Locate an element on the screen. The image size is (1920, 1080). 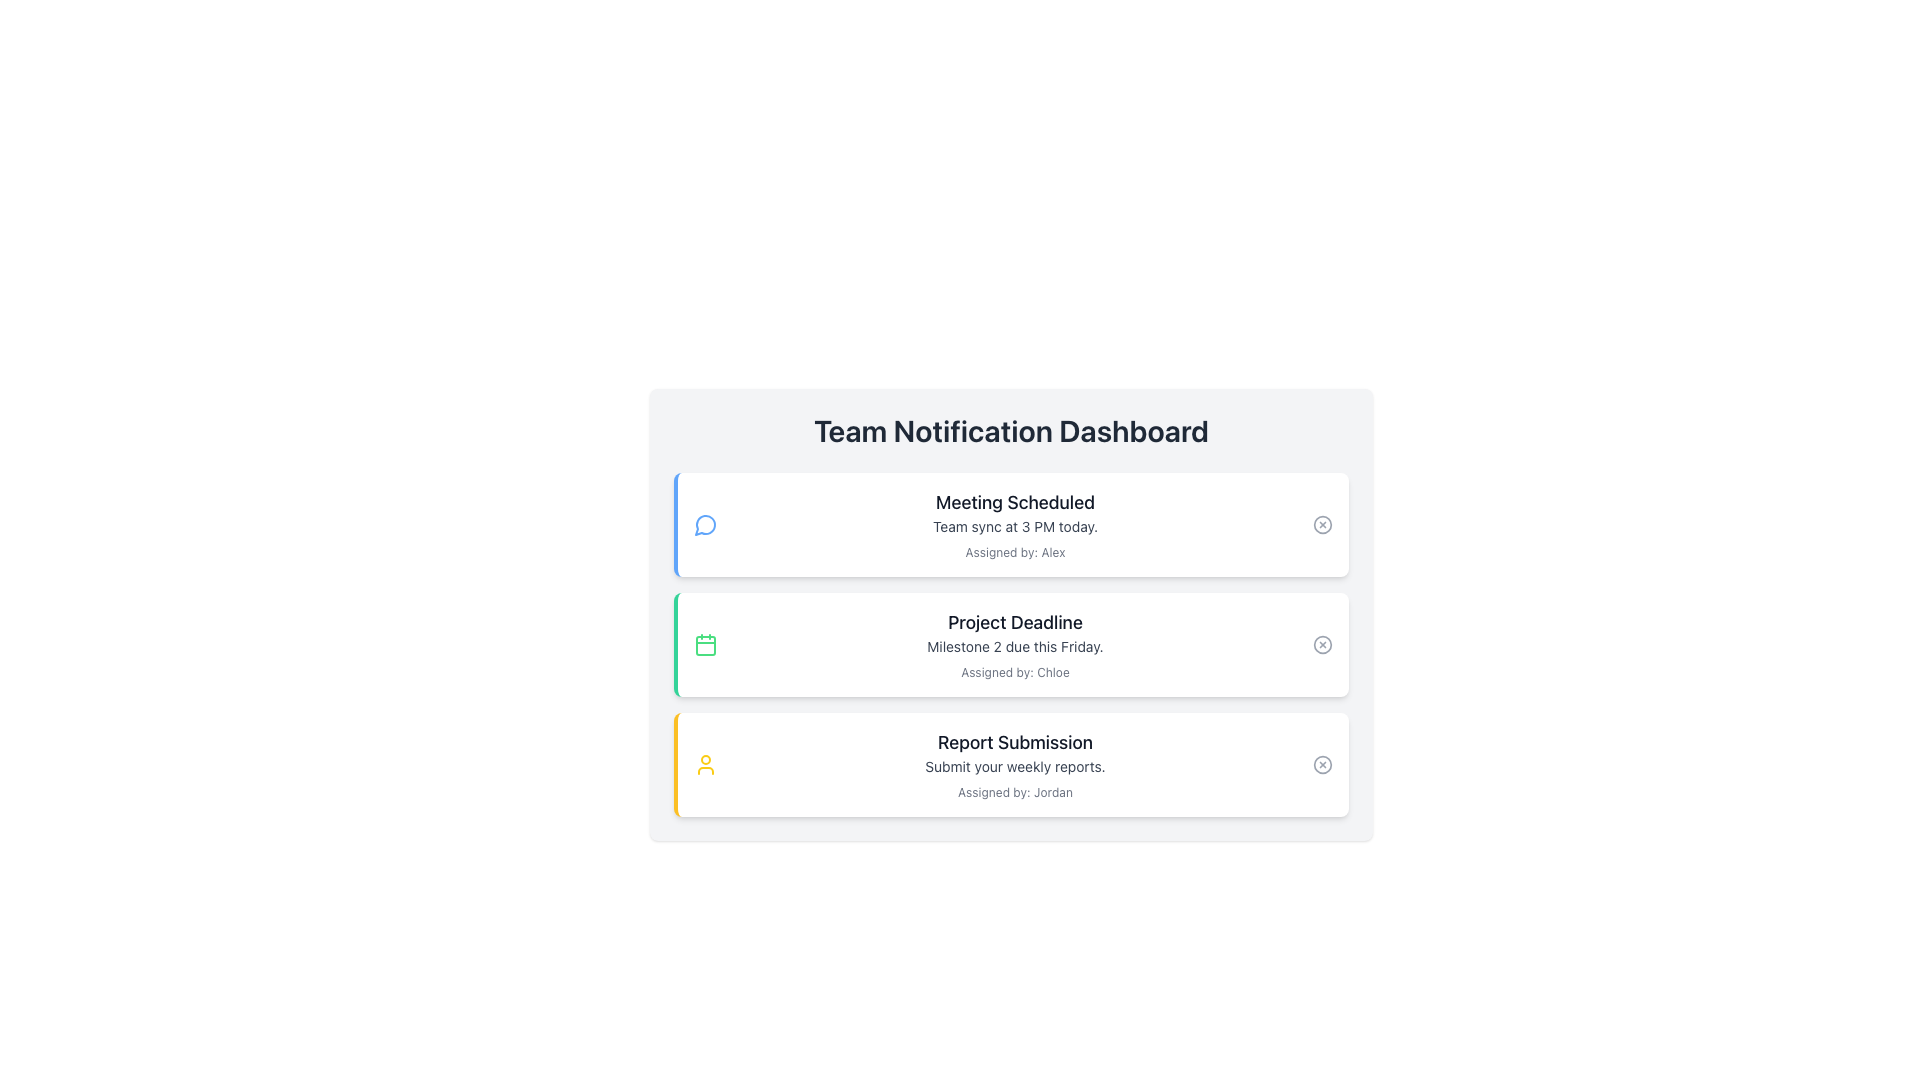
the text label 'Project Deadline', which is styled as a large, bold gray heading located in the second section of the dashboard list is located at coordinates (1015, 622).